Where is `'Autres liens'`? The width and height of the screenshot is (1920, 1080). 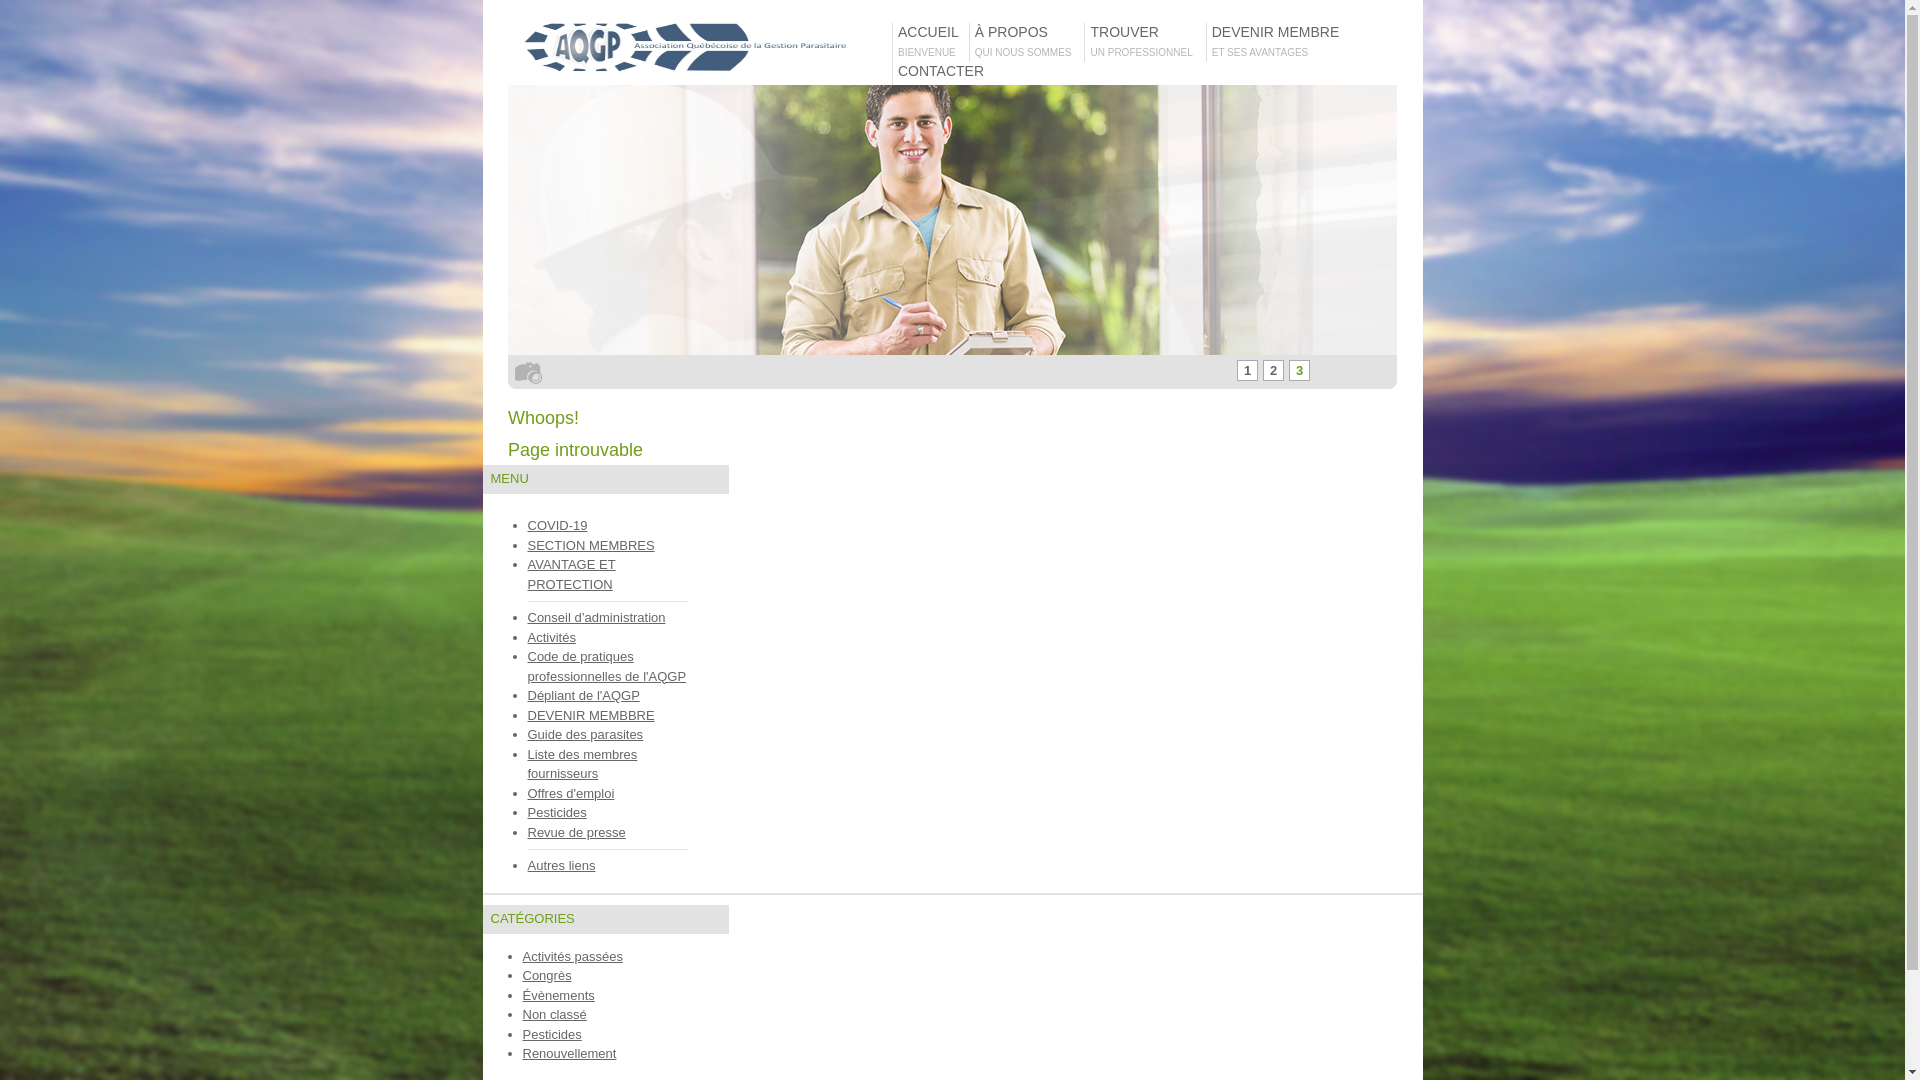 'Autres liens' is located at coordinates (560, 864).